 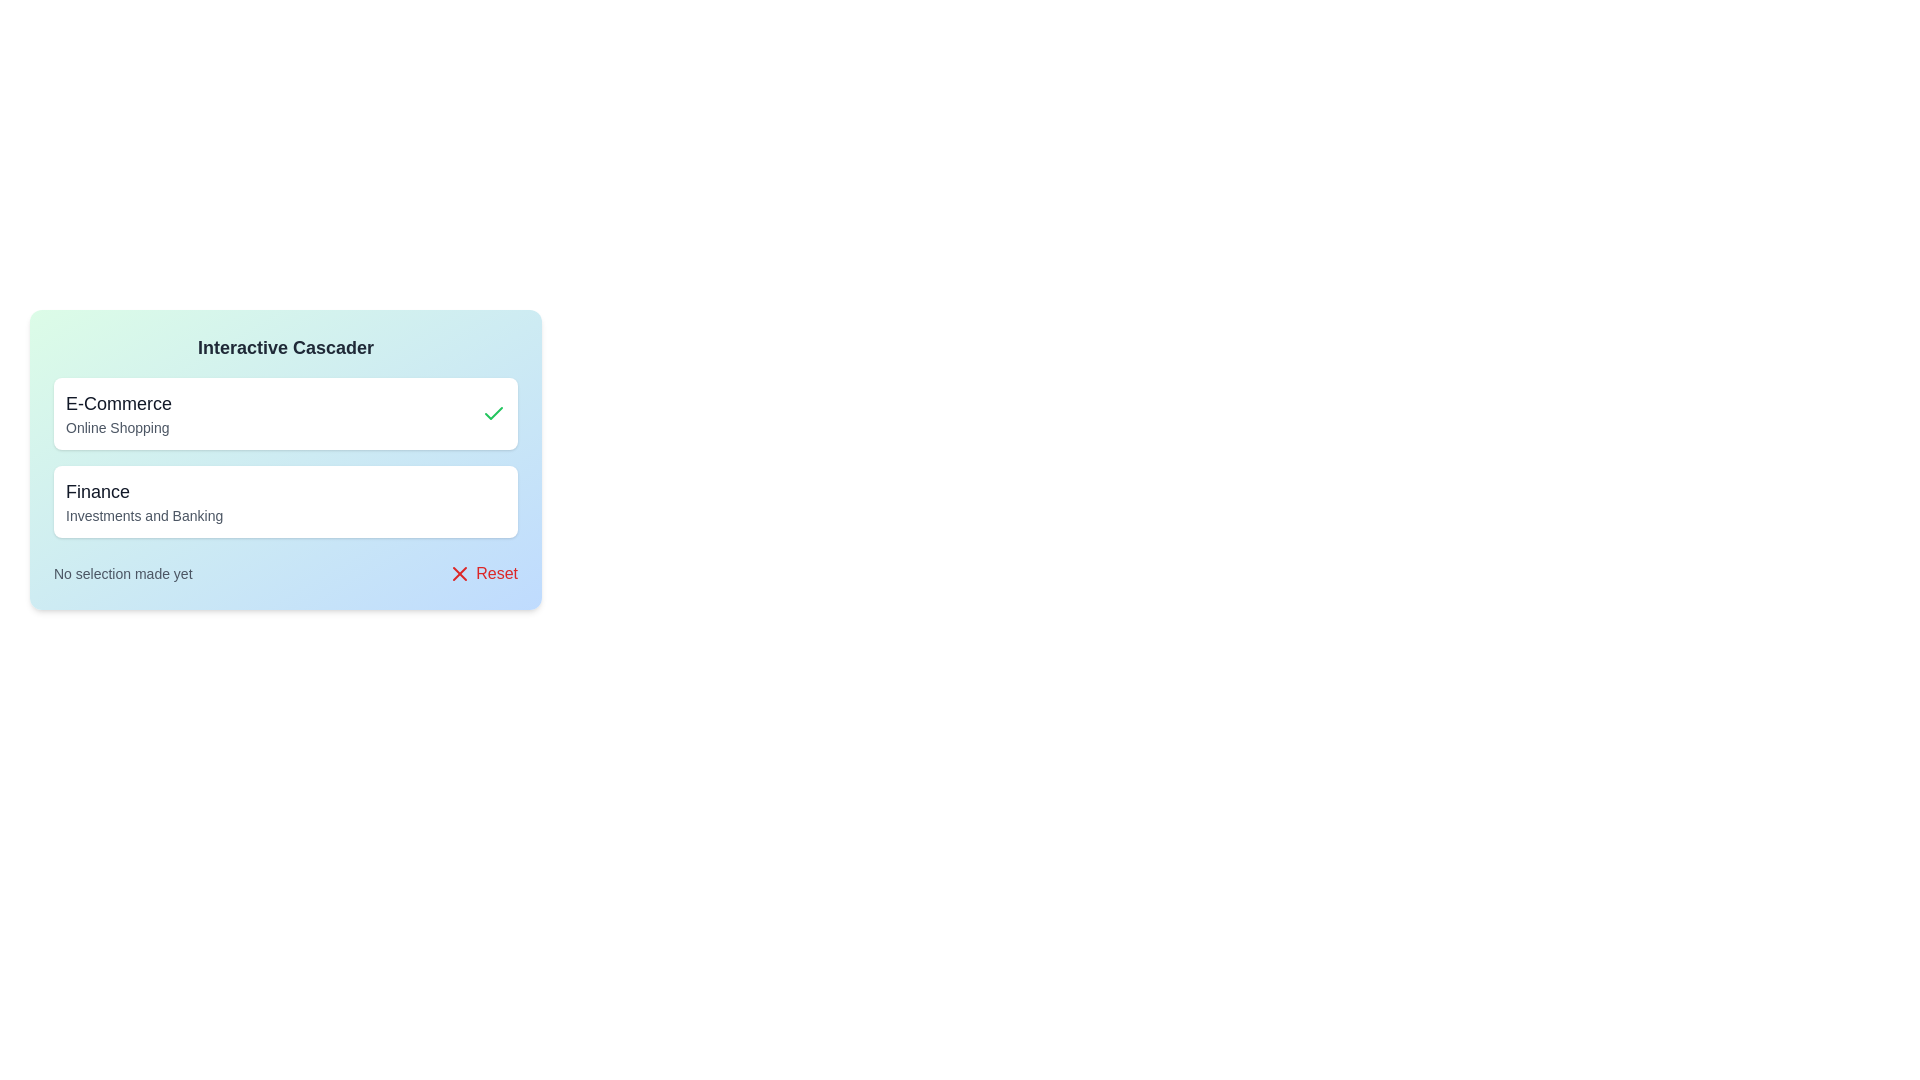 What do you see at coordinates (143, 500) in the screenshot?
I see `the 'Finance' text label which displays 'Finance' in bold and larger font, and 'Investments and Banking' in lighter and smaller font, located below the 'E-Commerce' section` at bounding box center [143, 500].